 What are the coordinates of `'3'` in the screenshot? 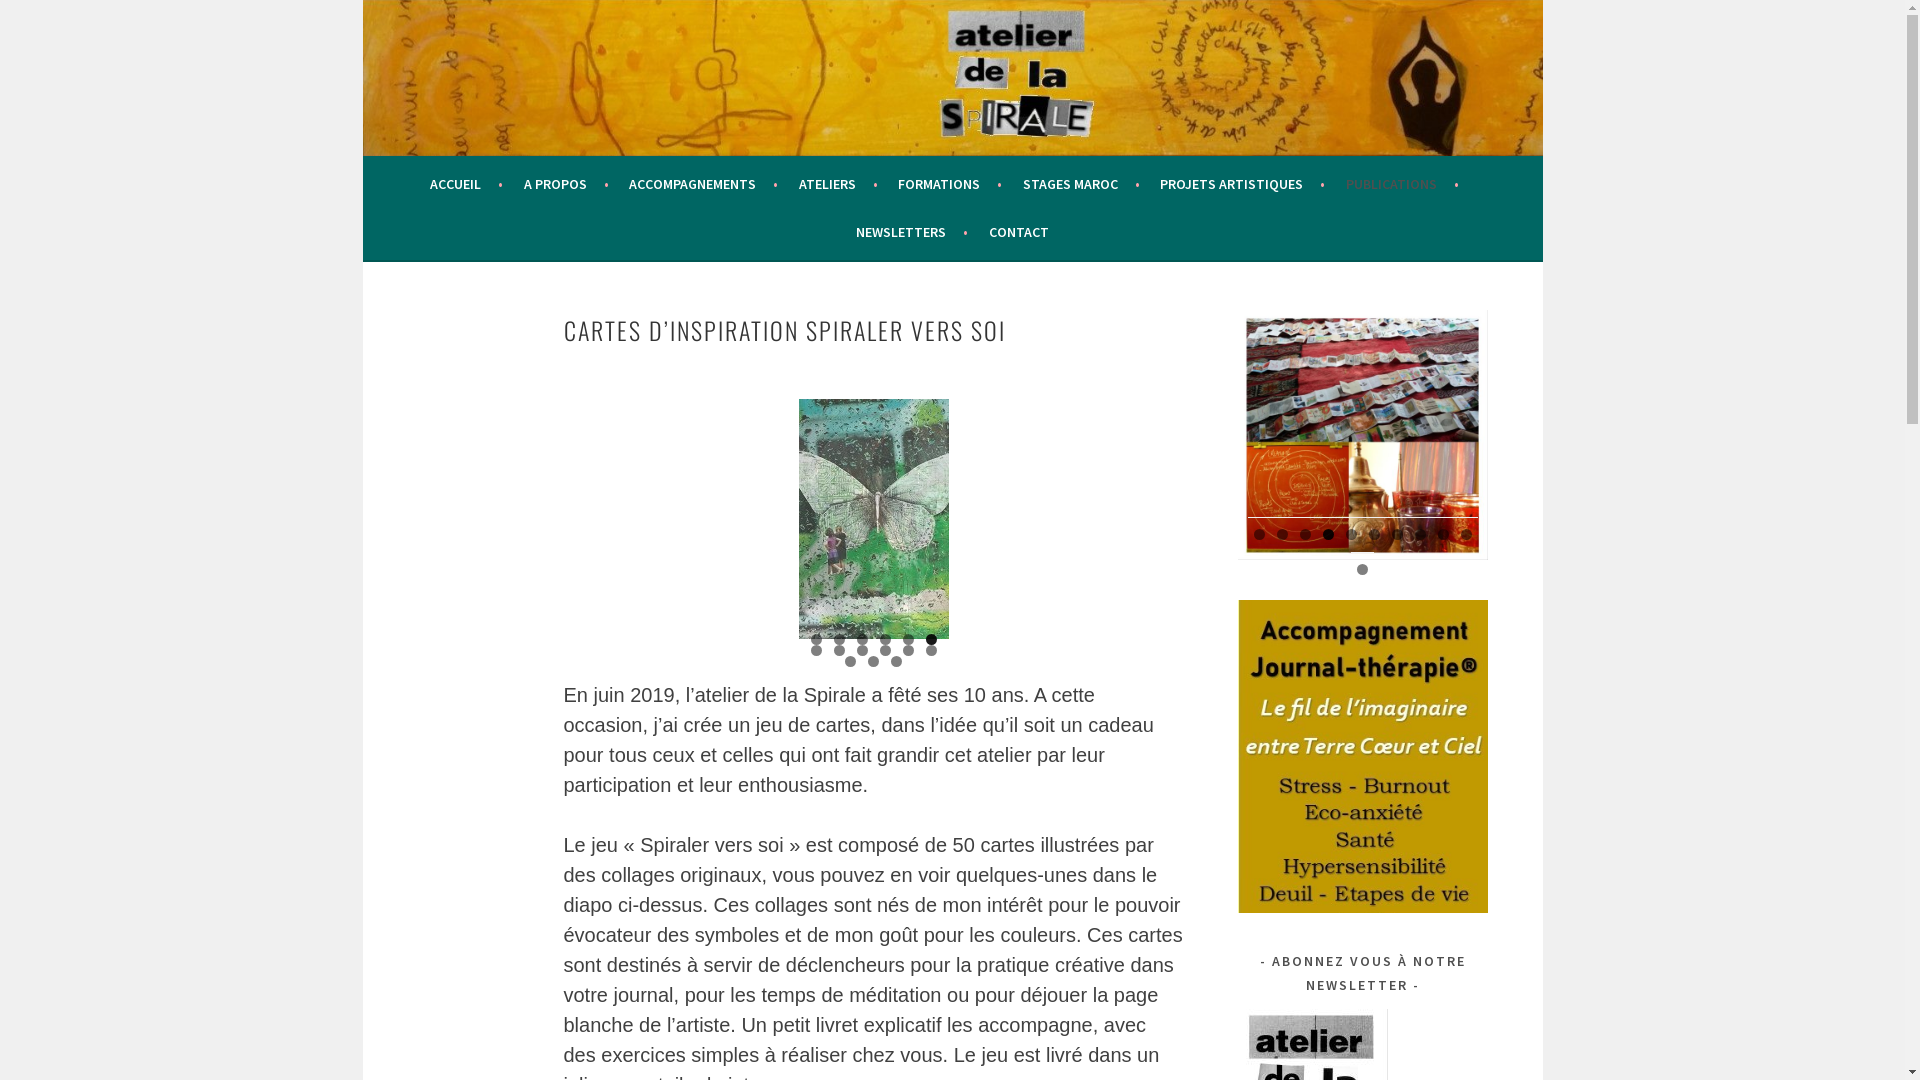 It's located at (861, 639).